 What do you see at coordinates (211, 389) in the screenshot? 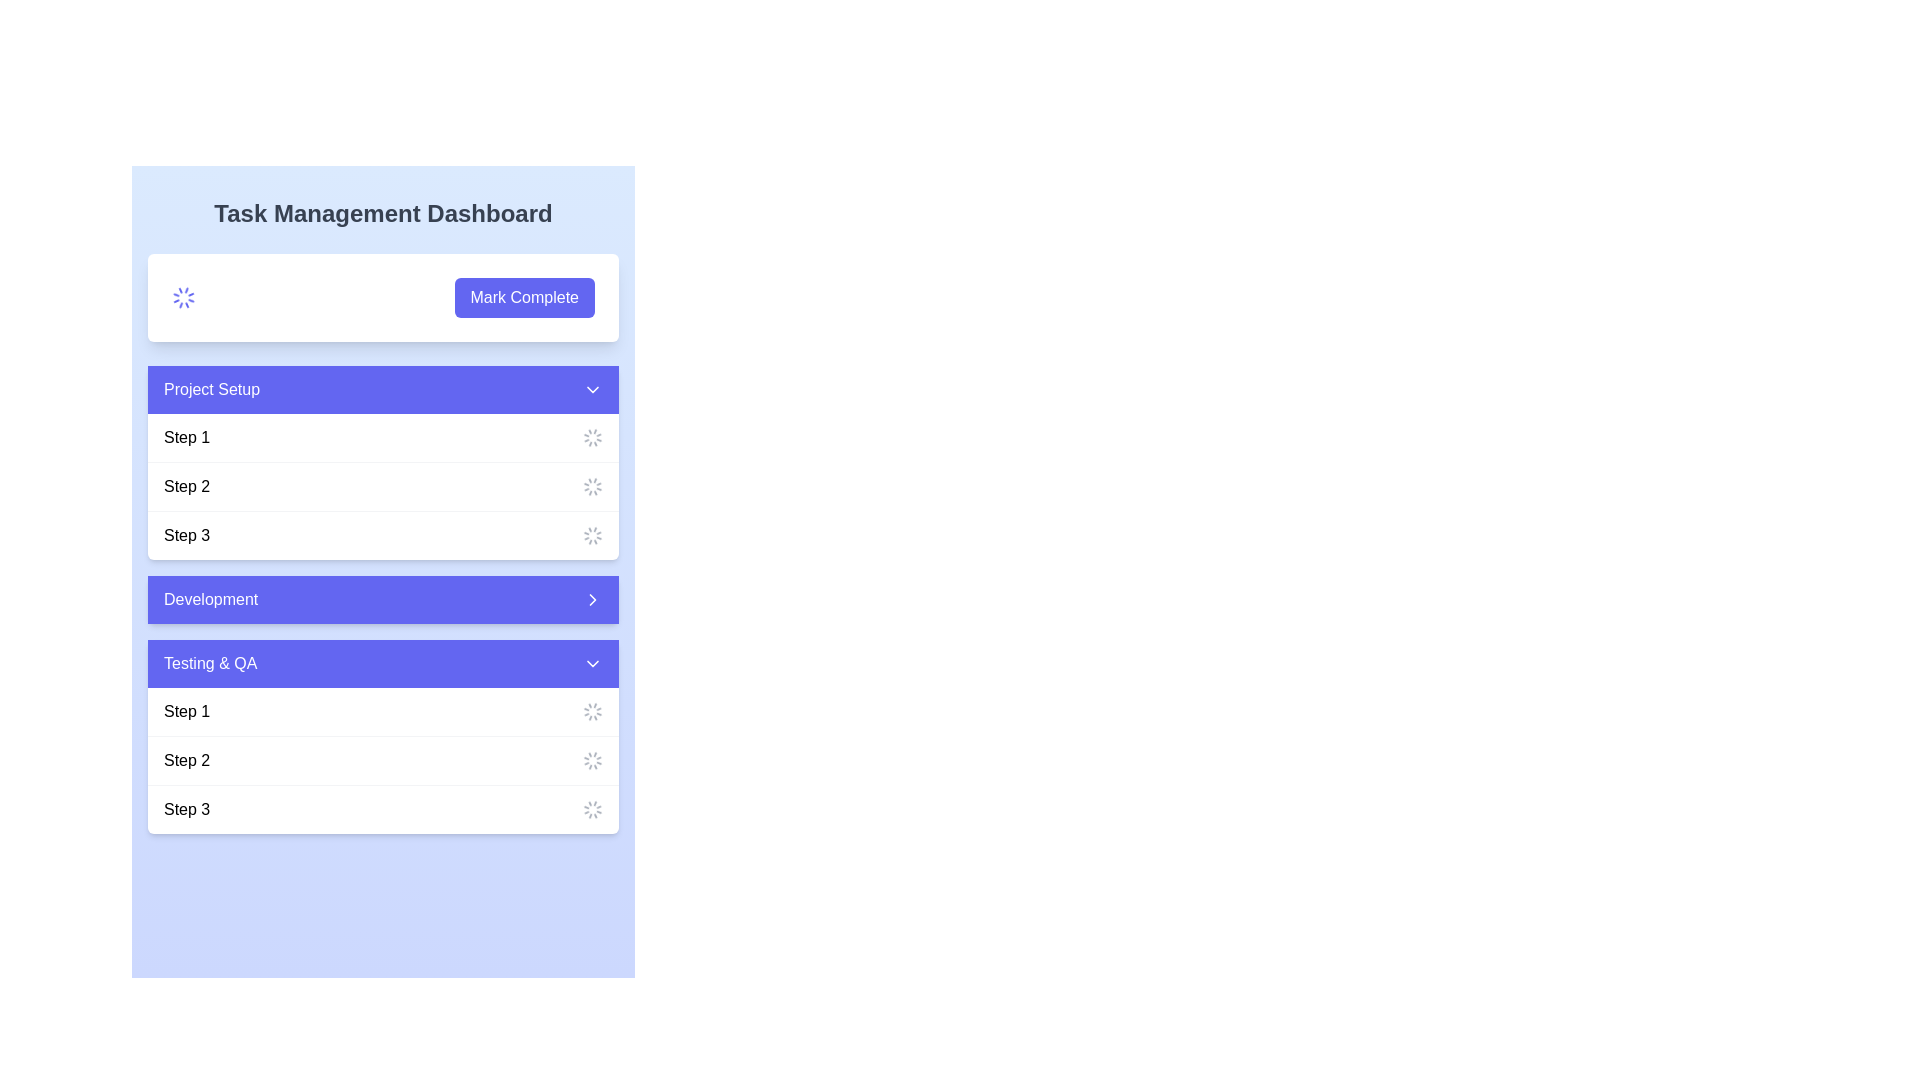
I see `the 'Project Setup' static text within the collapsible menu header` at bounding box center [211, 389].